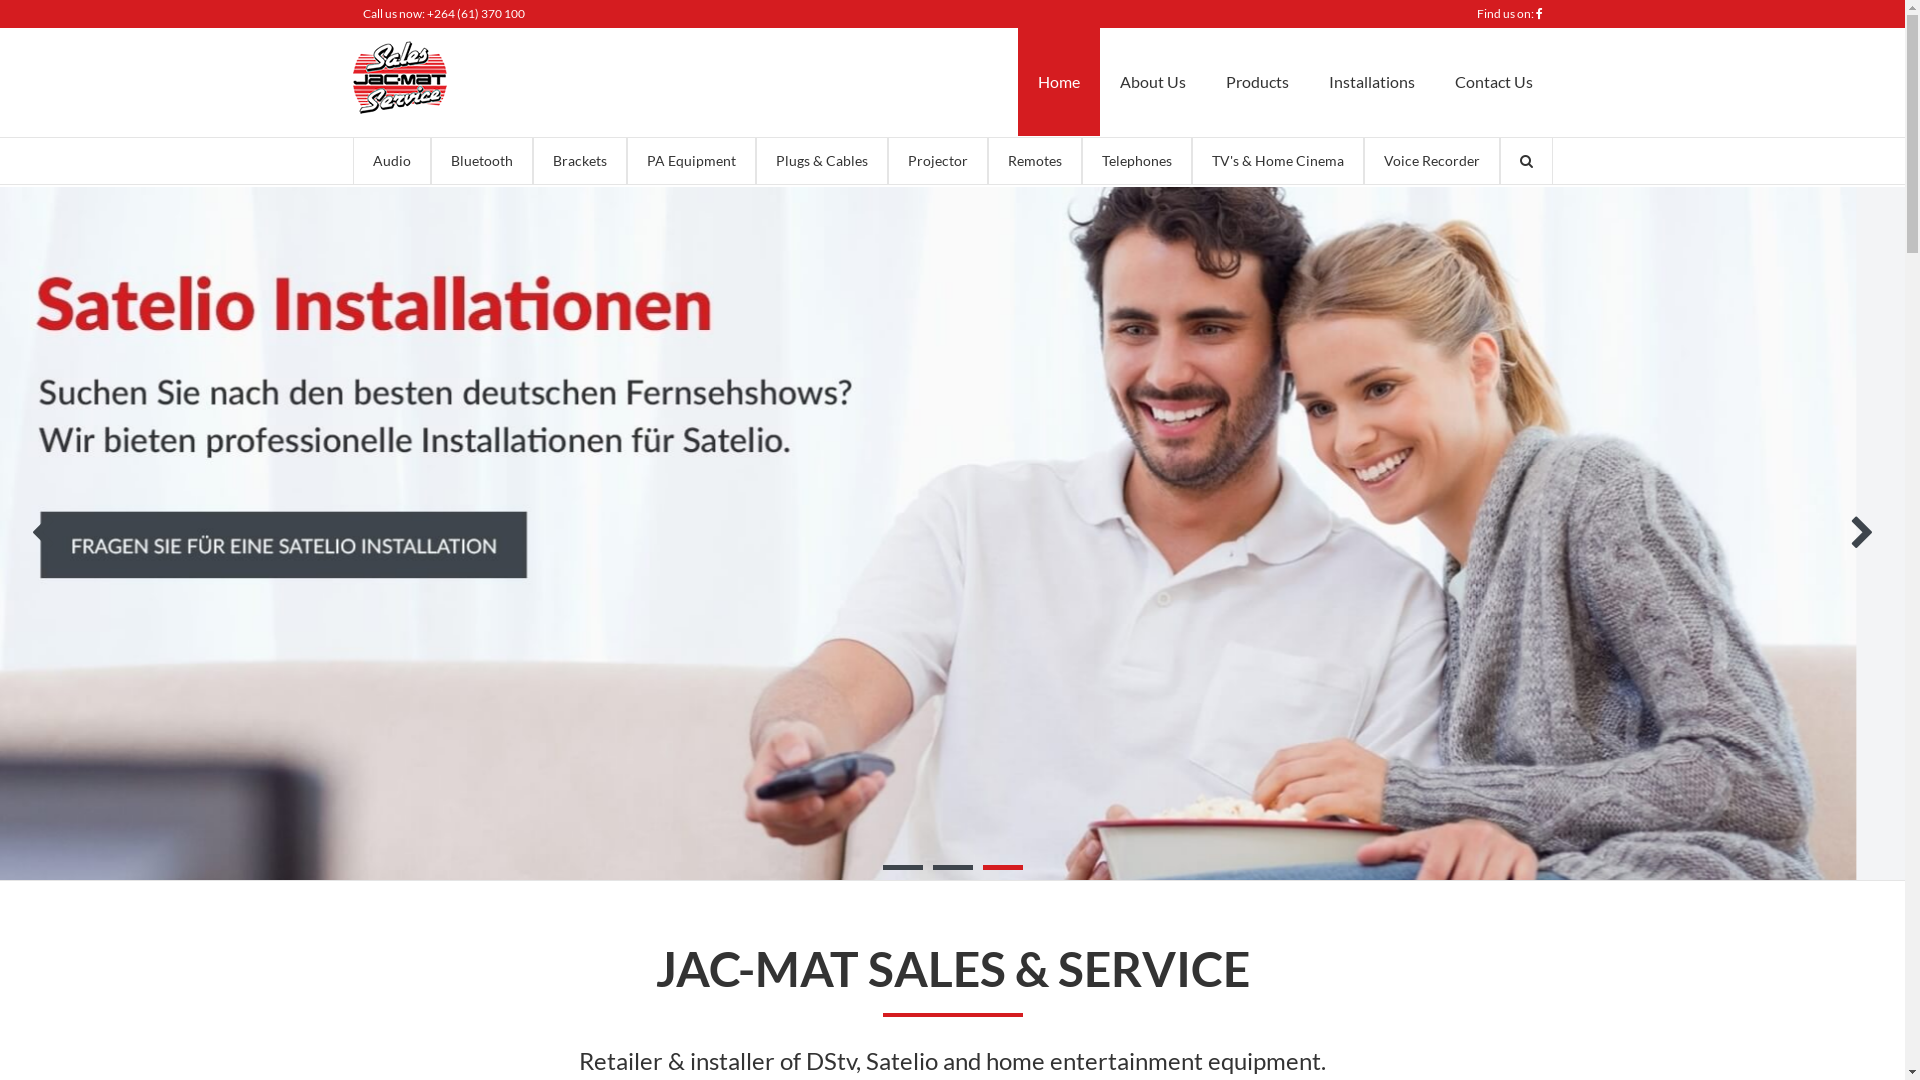 The width and height of the screenshot is (1920, 1080). What do you see at coordinates (1276, 160) in the screenshot?
I see `'TV's & Home Cinema'` at bounding box center [1276, 160].